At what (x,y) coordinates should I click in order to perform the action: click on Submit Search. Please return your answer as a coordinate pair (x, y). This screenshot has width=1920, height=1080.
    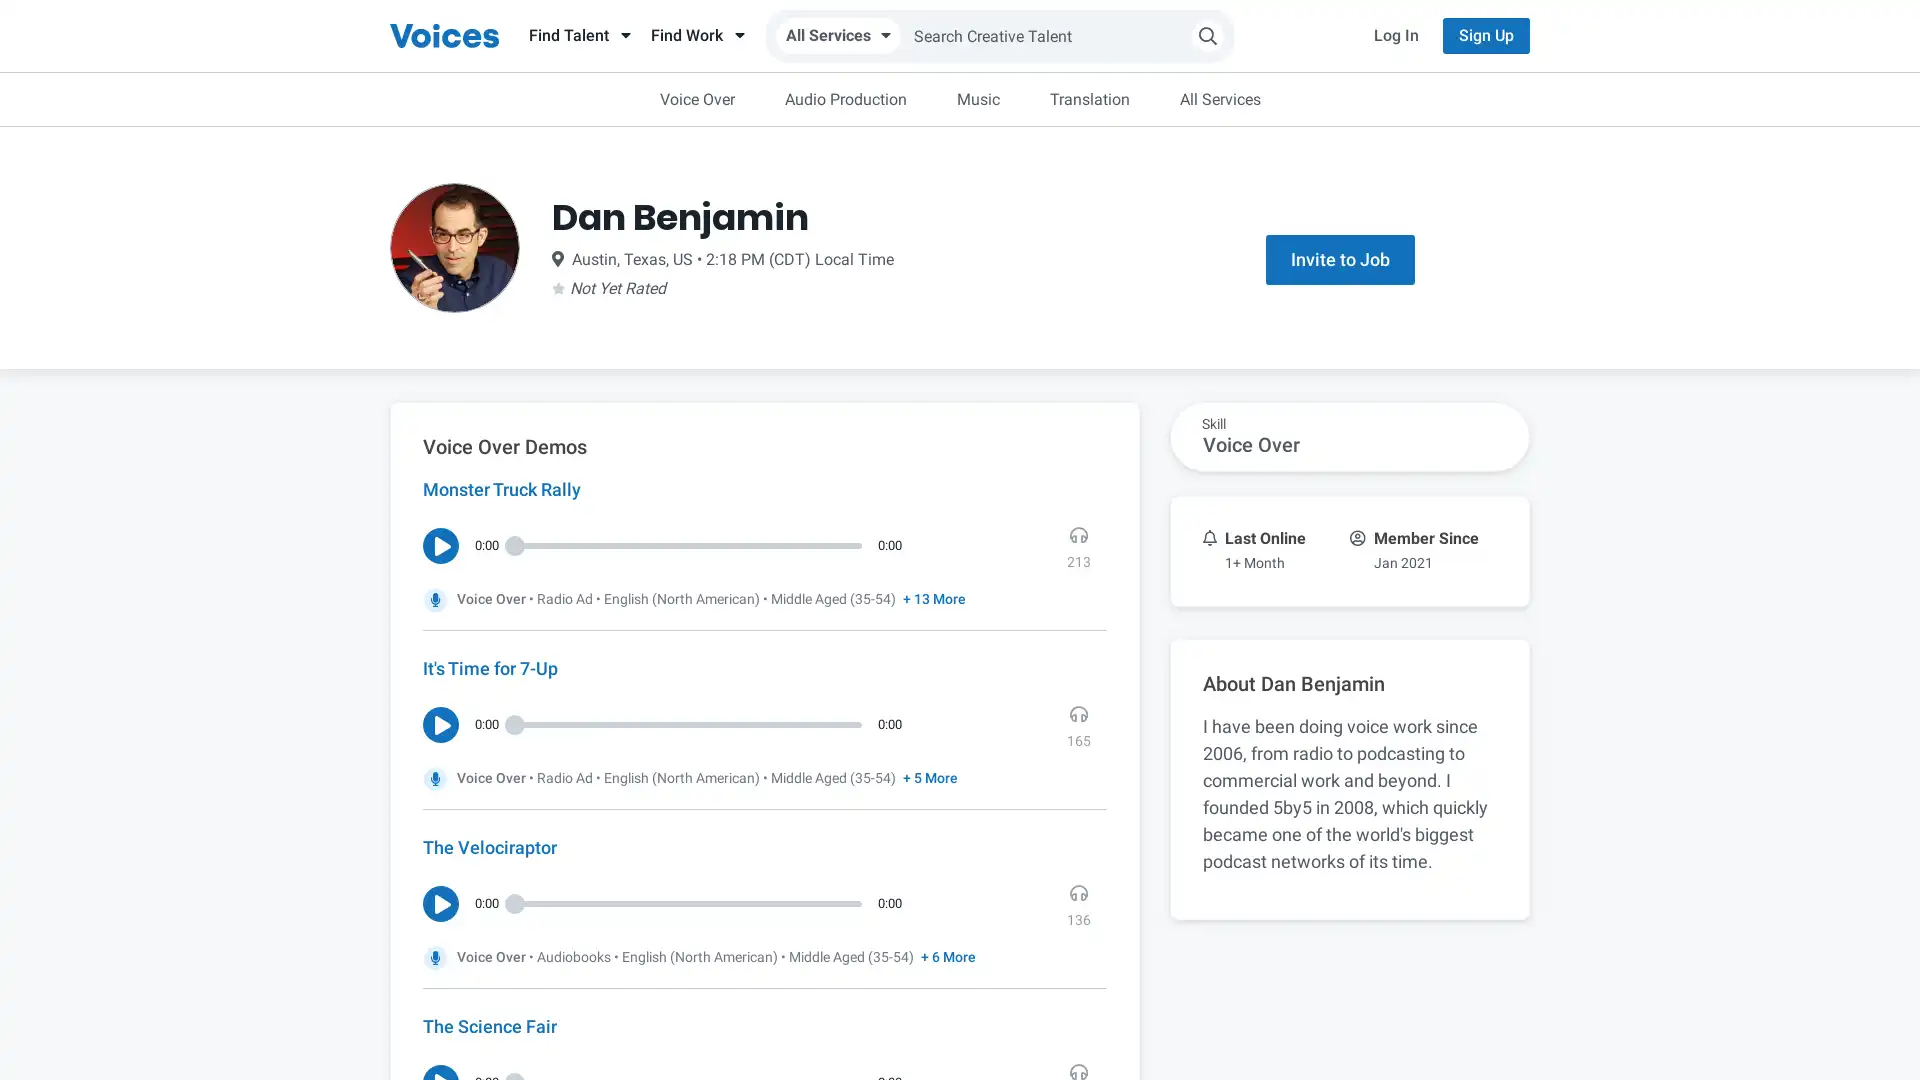
    Looking at the image, I should click on (1207, 35).